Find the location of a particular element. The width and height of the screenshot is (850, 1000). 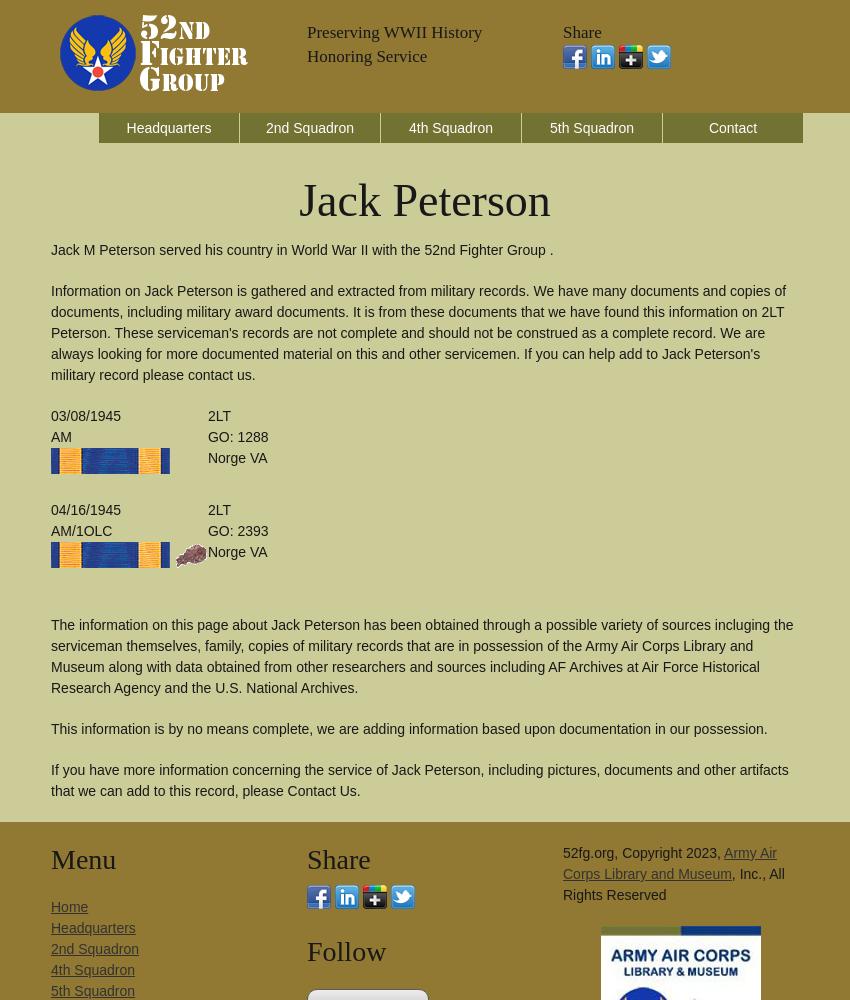

'Jack M Peterson served his country in World War II with the 52nd Fighter Group .' is located at coordinates (302, 250).